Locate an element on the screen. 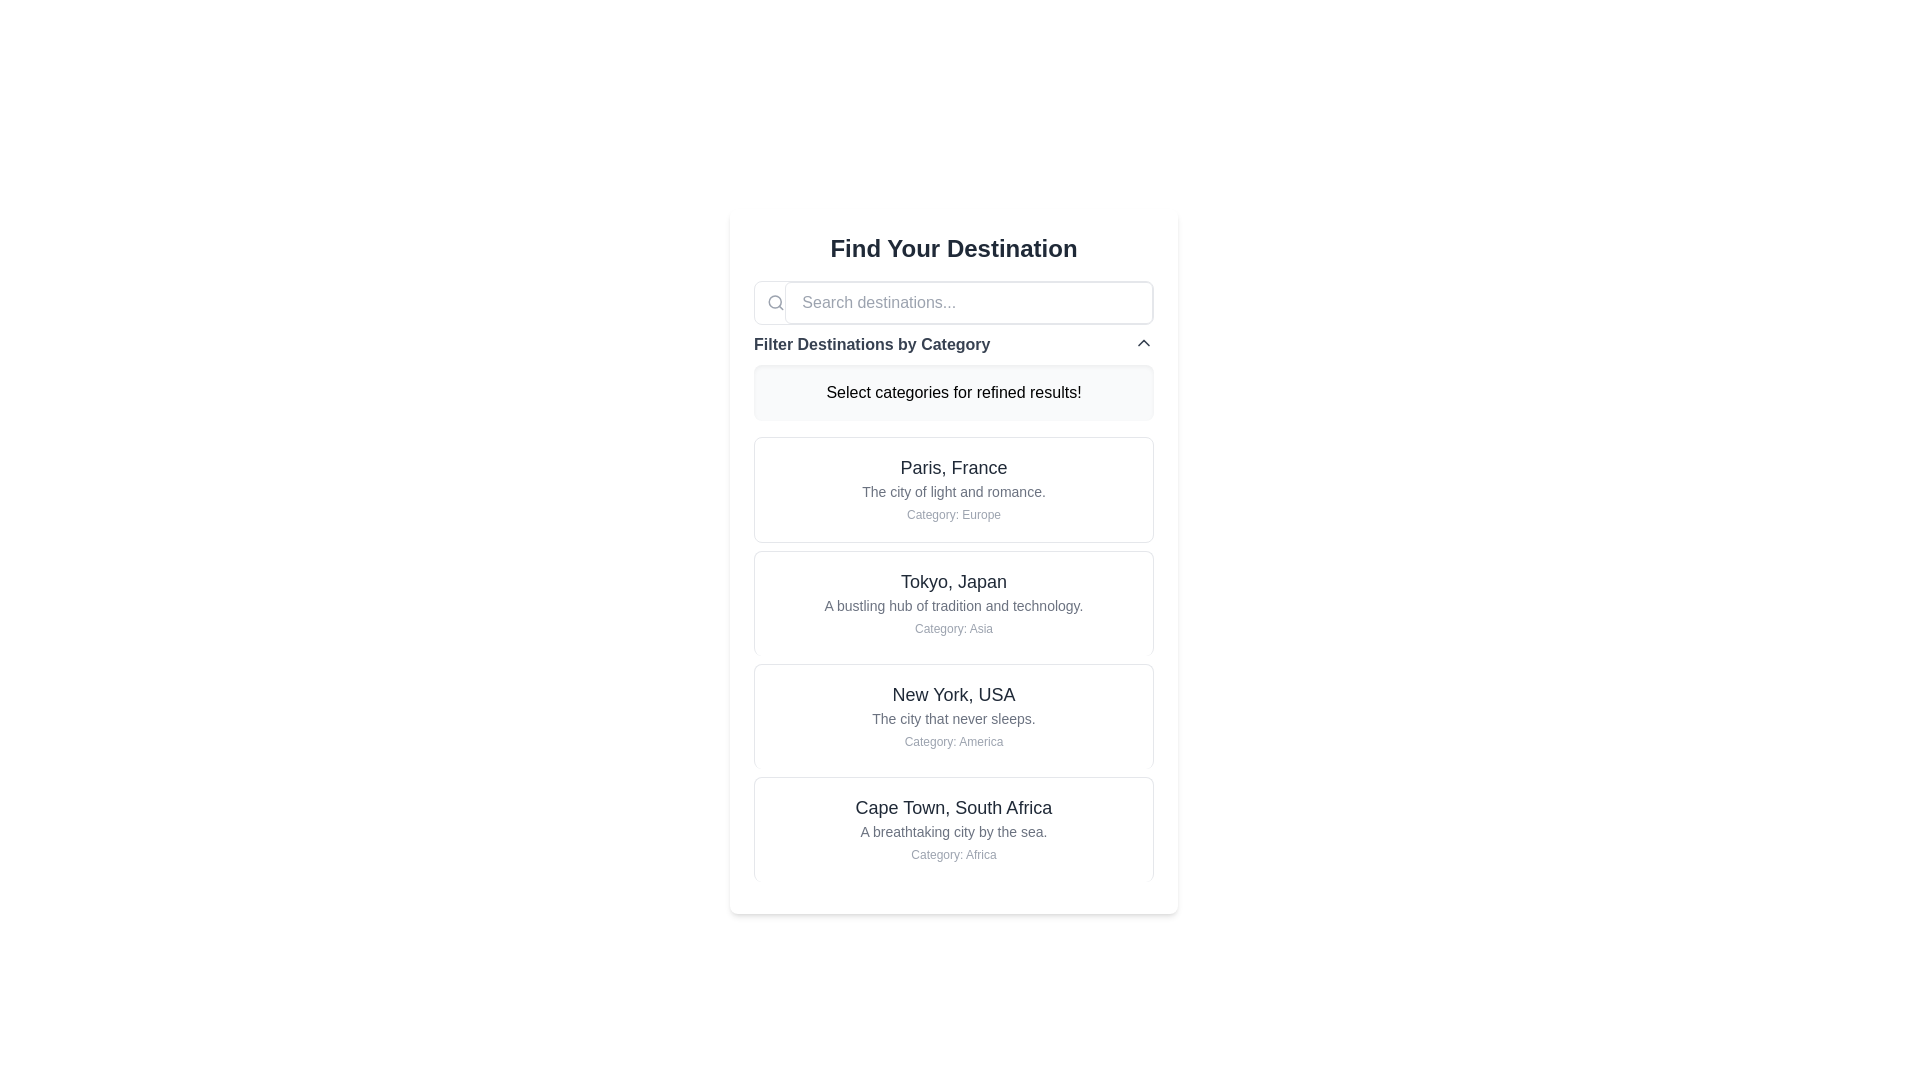  the text label that provides additional context about 'Cape Town, South Africa', positioned beneath the main title and above the category information is located at coordinates (953, 832).